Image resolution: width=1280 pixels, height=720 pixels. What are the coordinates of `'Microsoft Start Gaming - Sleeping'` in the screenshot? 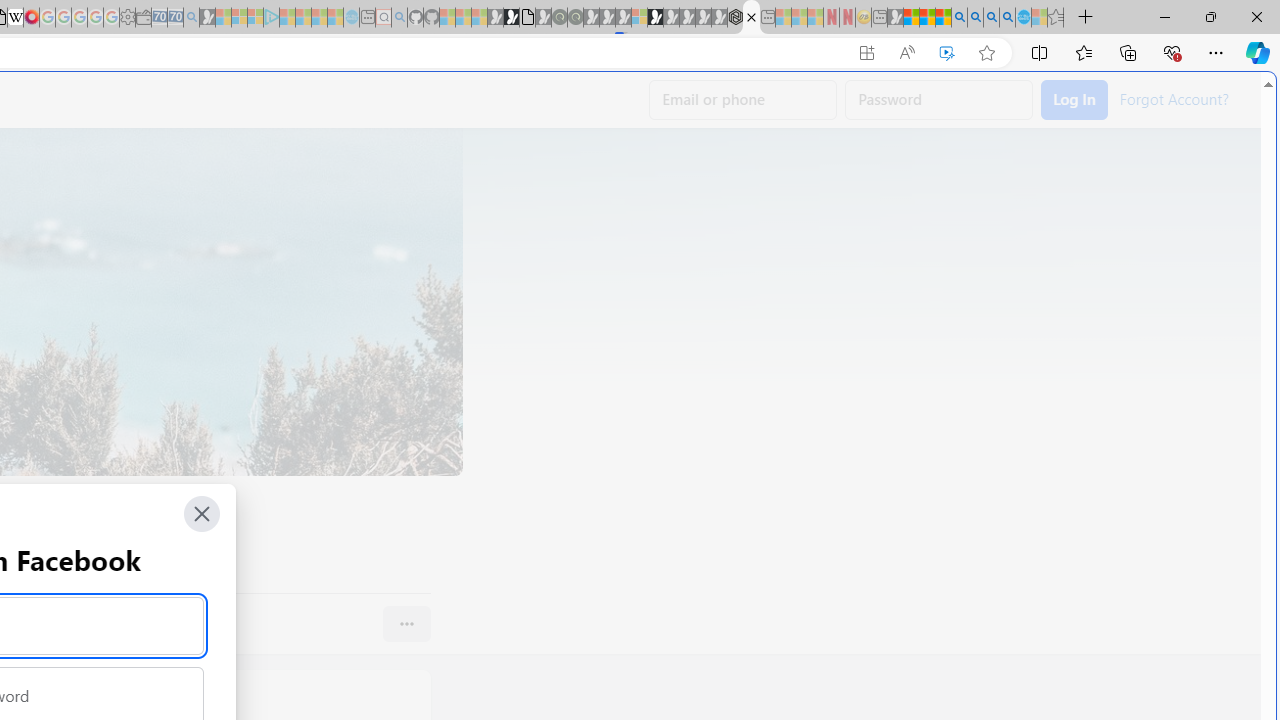 It's located at (207, 17).